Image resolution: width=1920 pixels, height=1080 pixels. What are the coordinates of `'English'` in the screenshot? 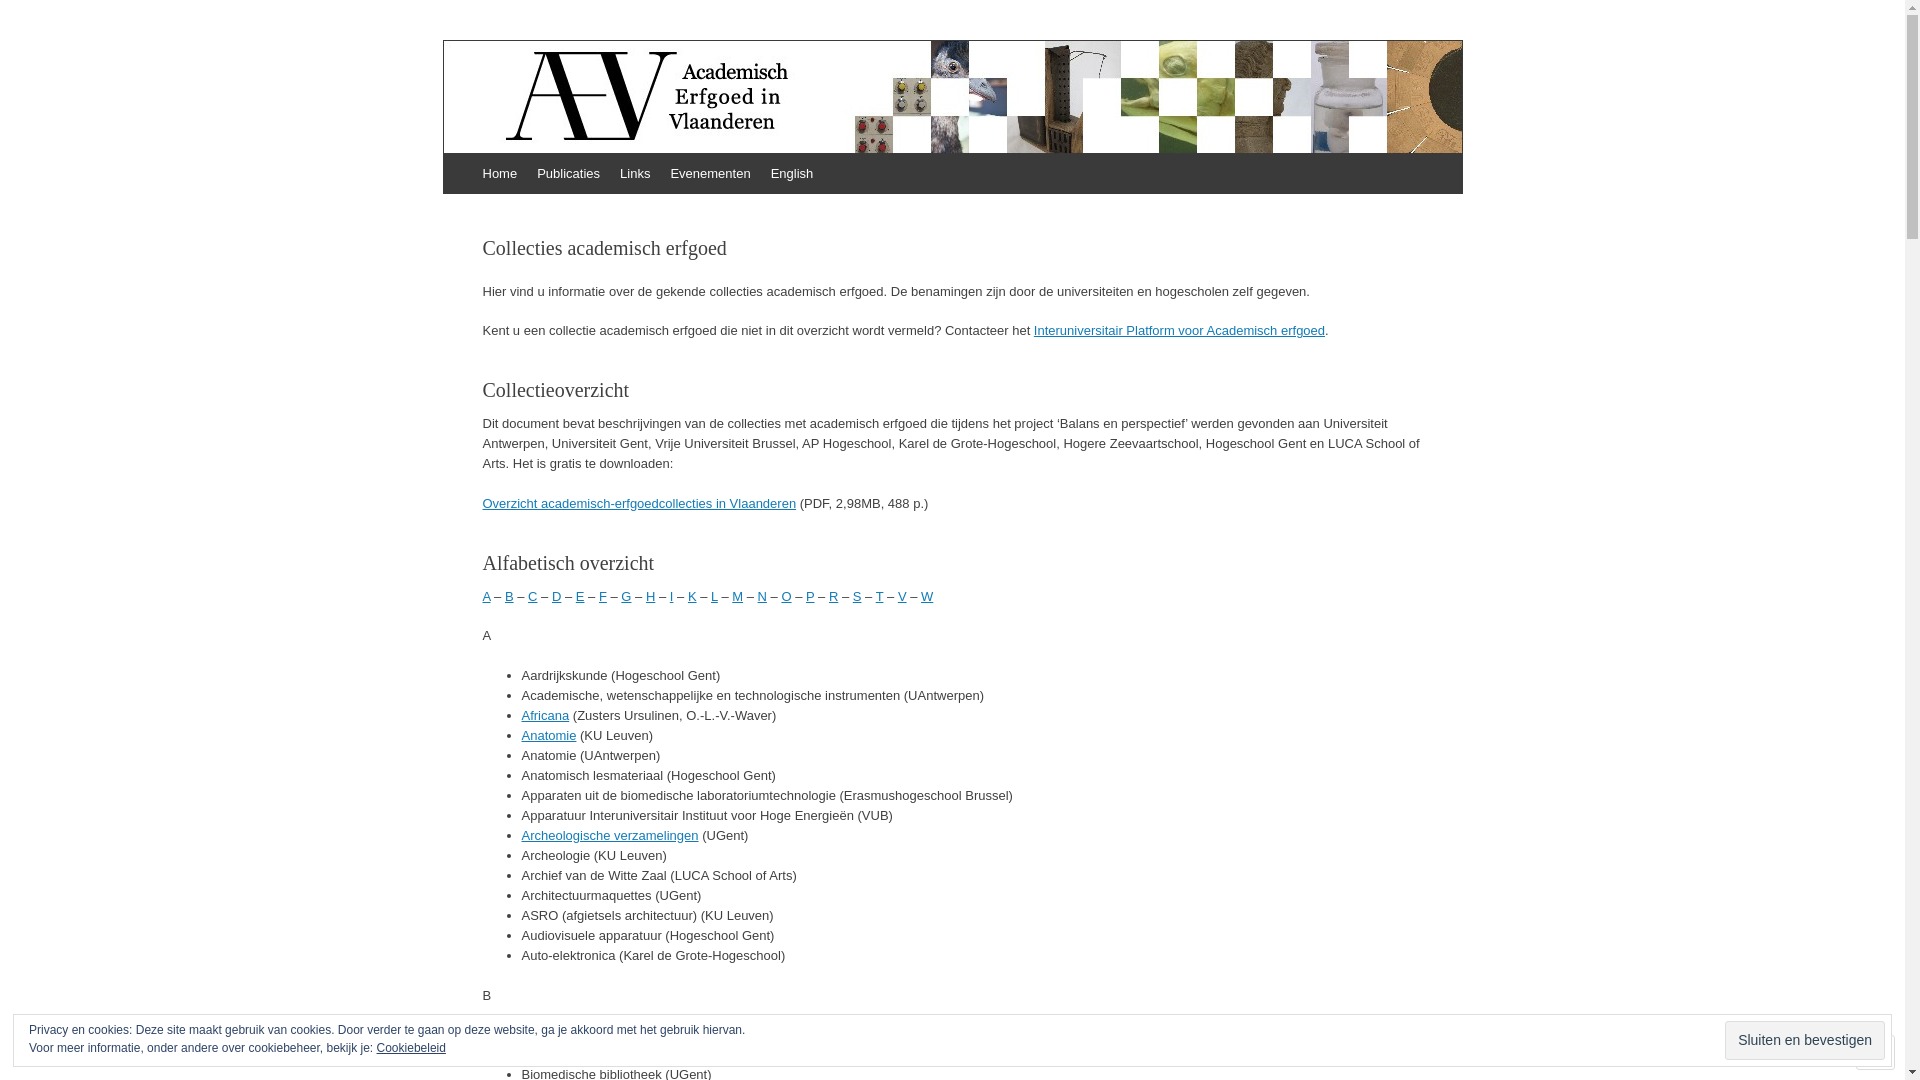 It's located at (791, 172).